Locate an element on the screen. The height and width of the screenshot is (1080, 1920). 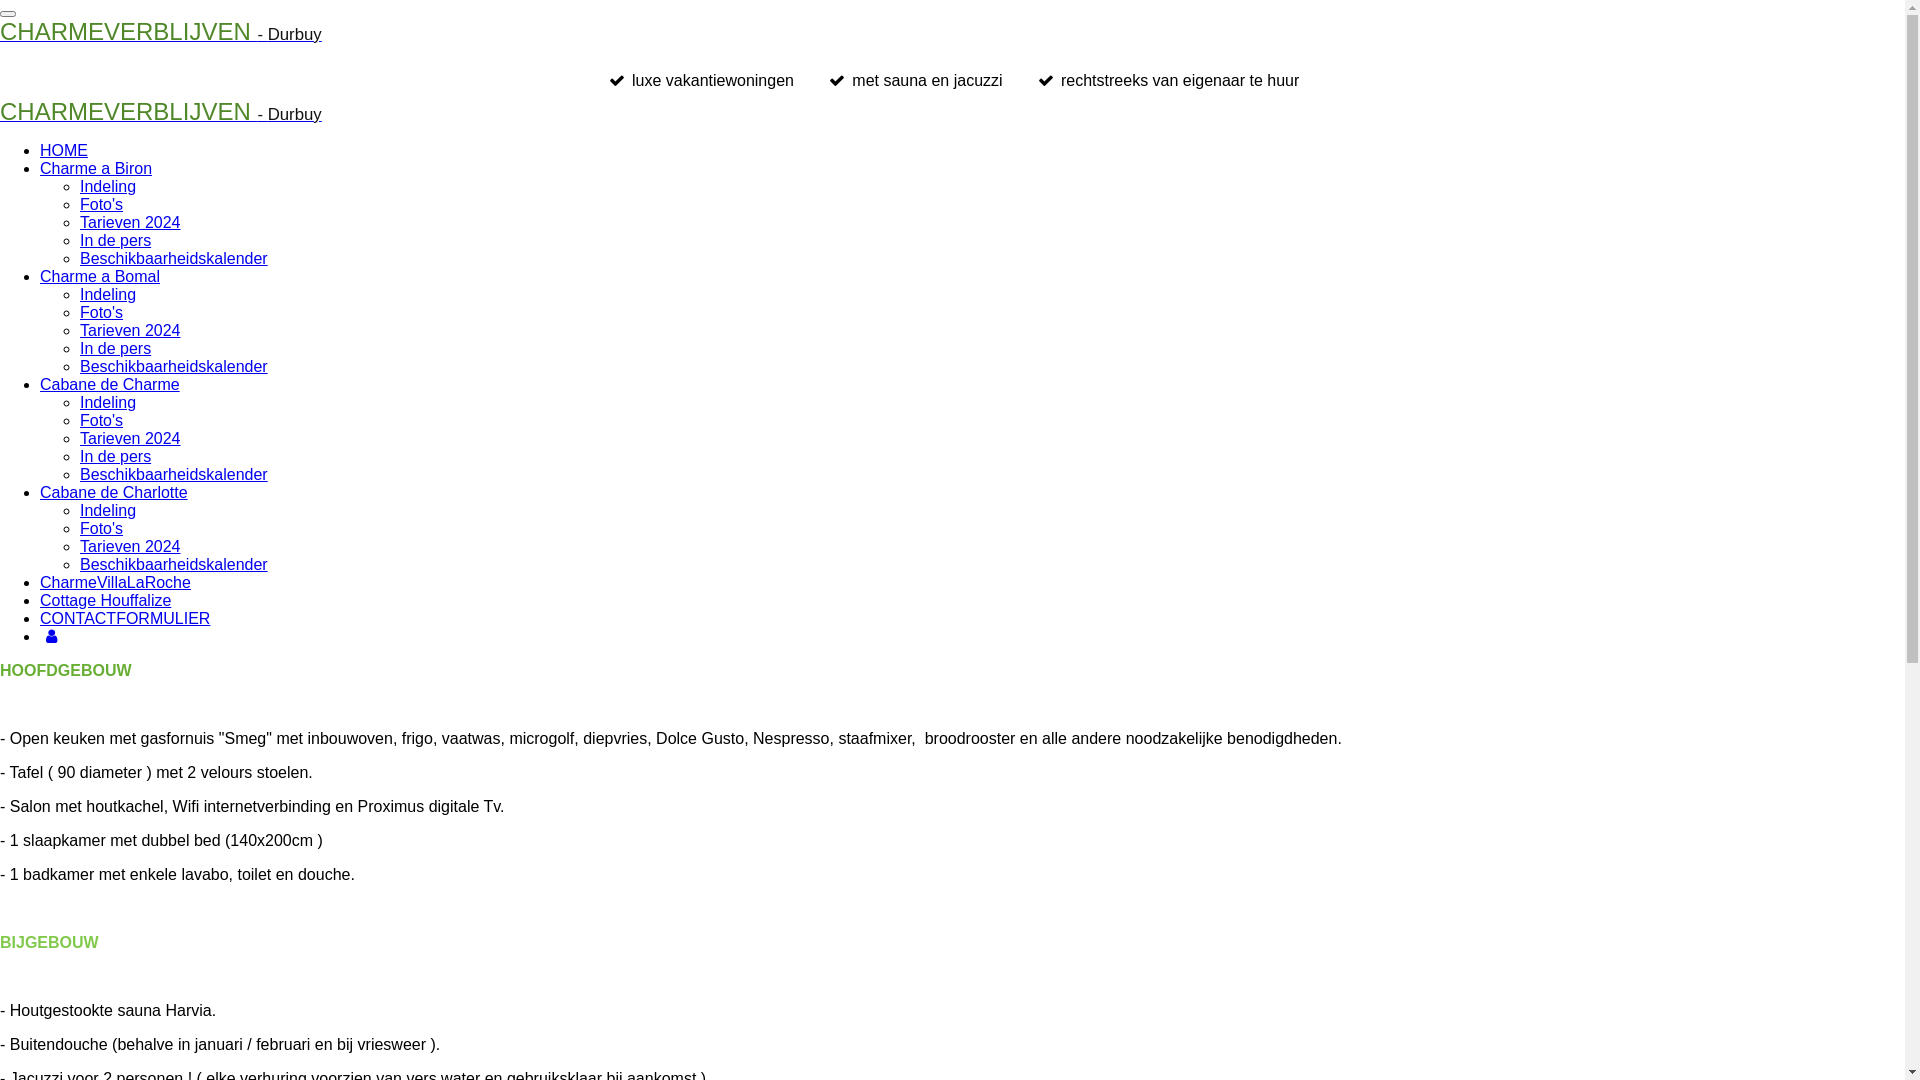
'CONTACTFORMULIER' is located at coordinates (123, 617).